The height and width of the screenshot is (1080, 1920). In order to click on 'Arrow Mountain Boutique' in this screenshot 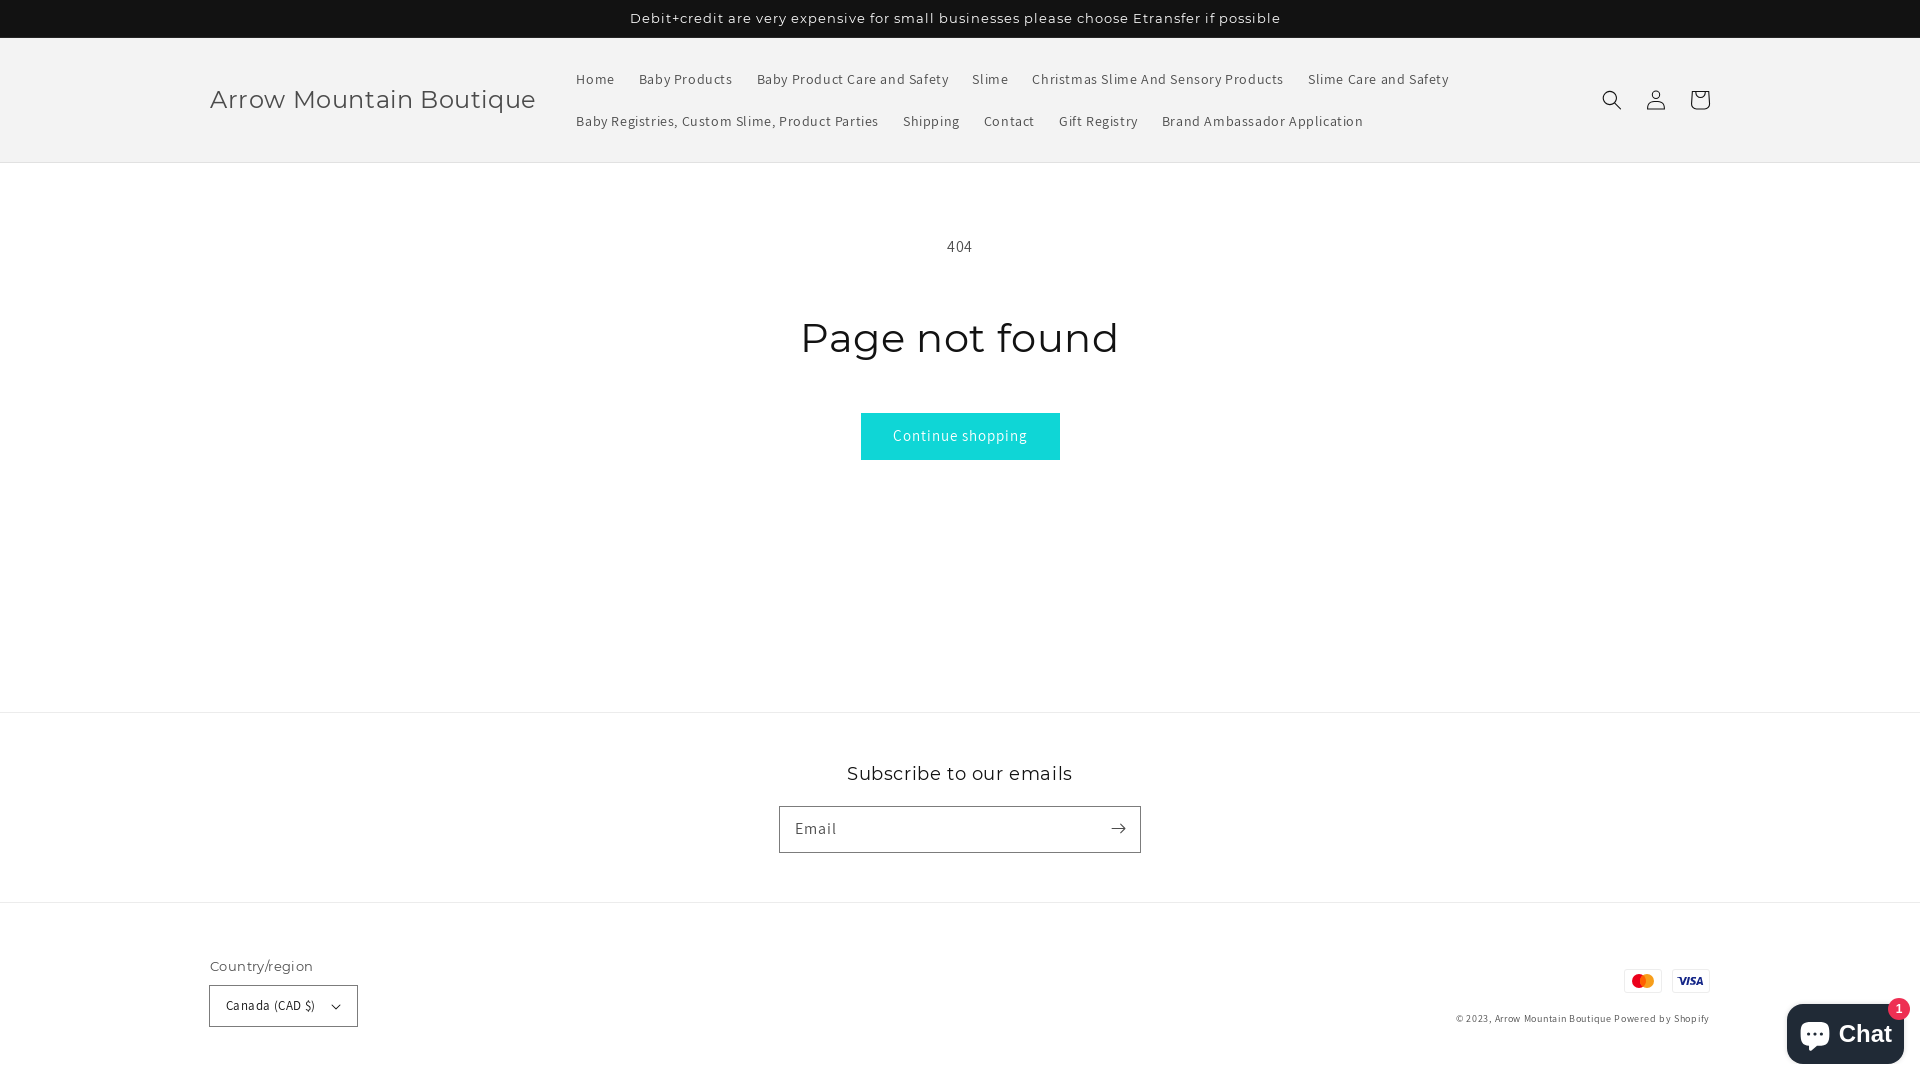, I will do `click(1552, 1018)`.